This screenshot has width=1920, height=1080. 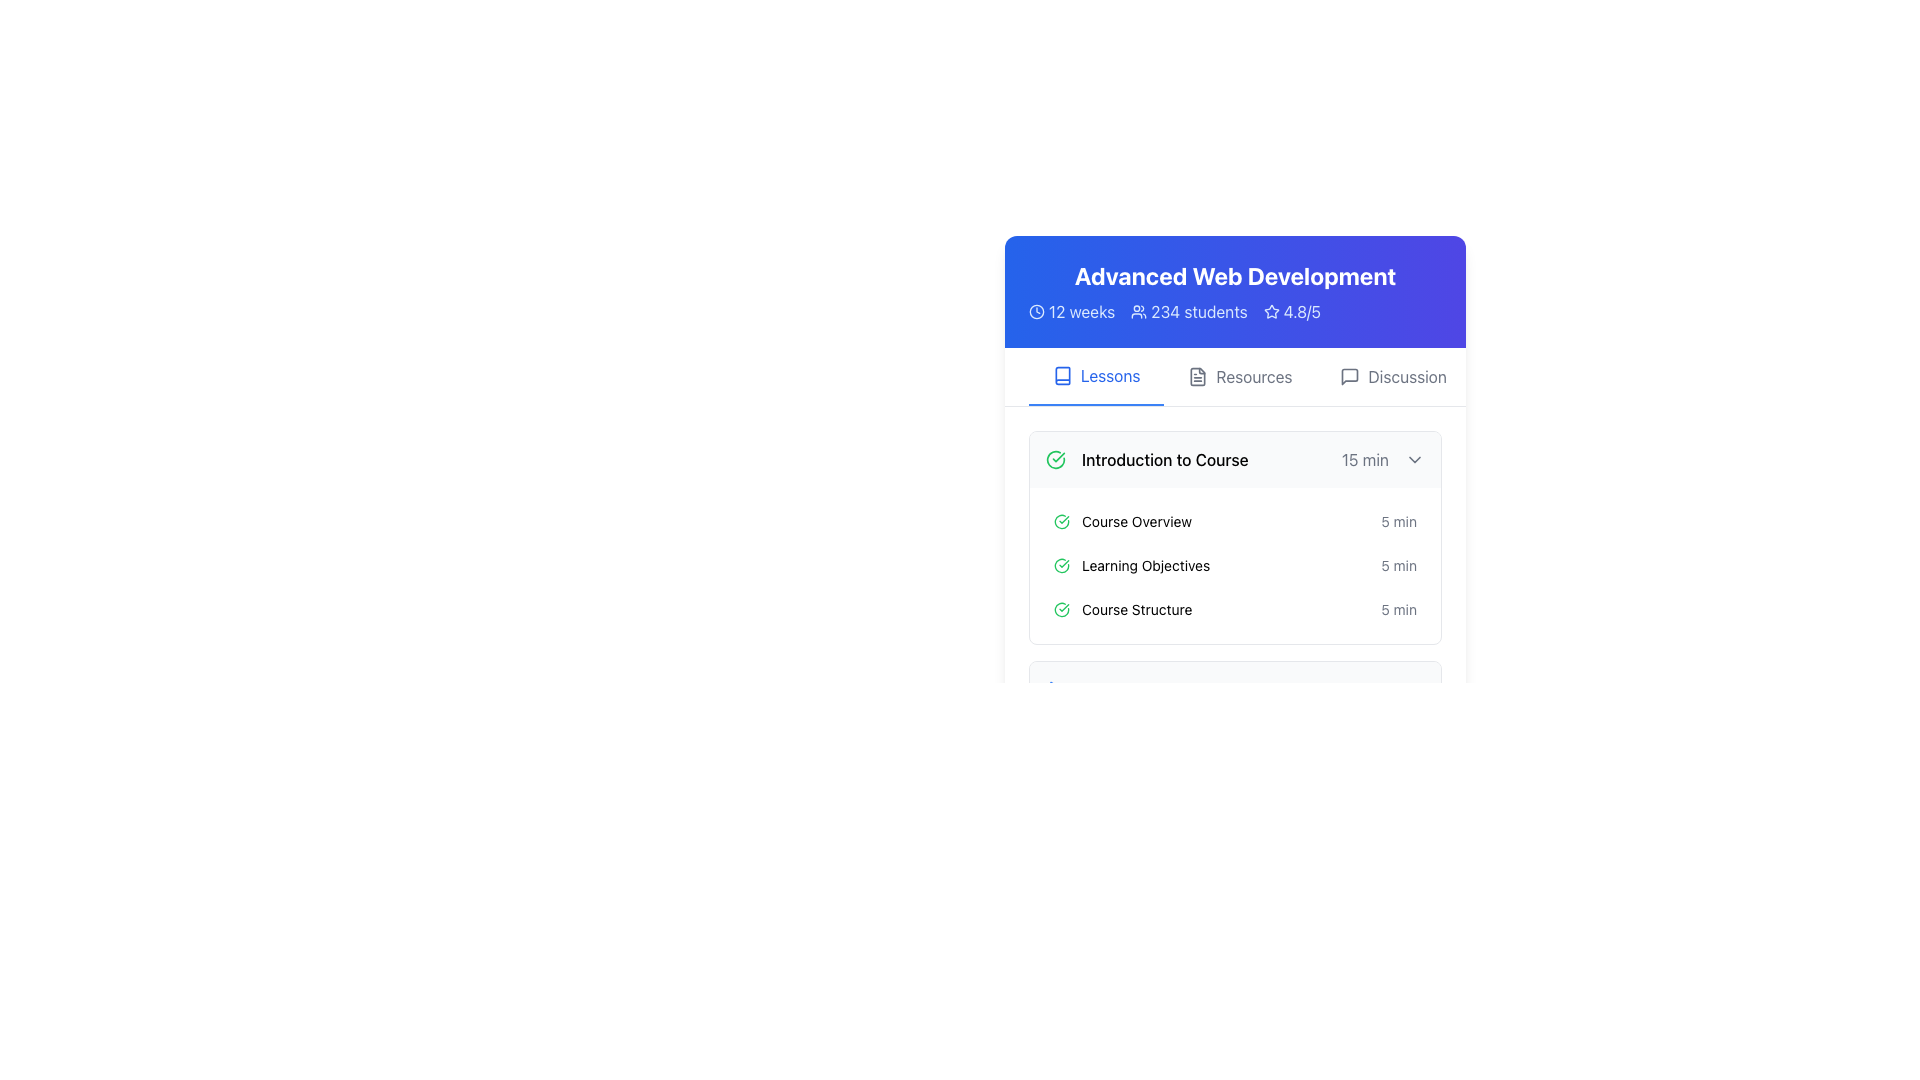 I want to click on the completion status icon for the 'Course Structure' item located at the far left of its row, so click(x=1060, y=608).